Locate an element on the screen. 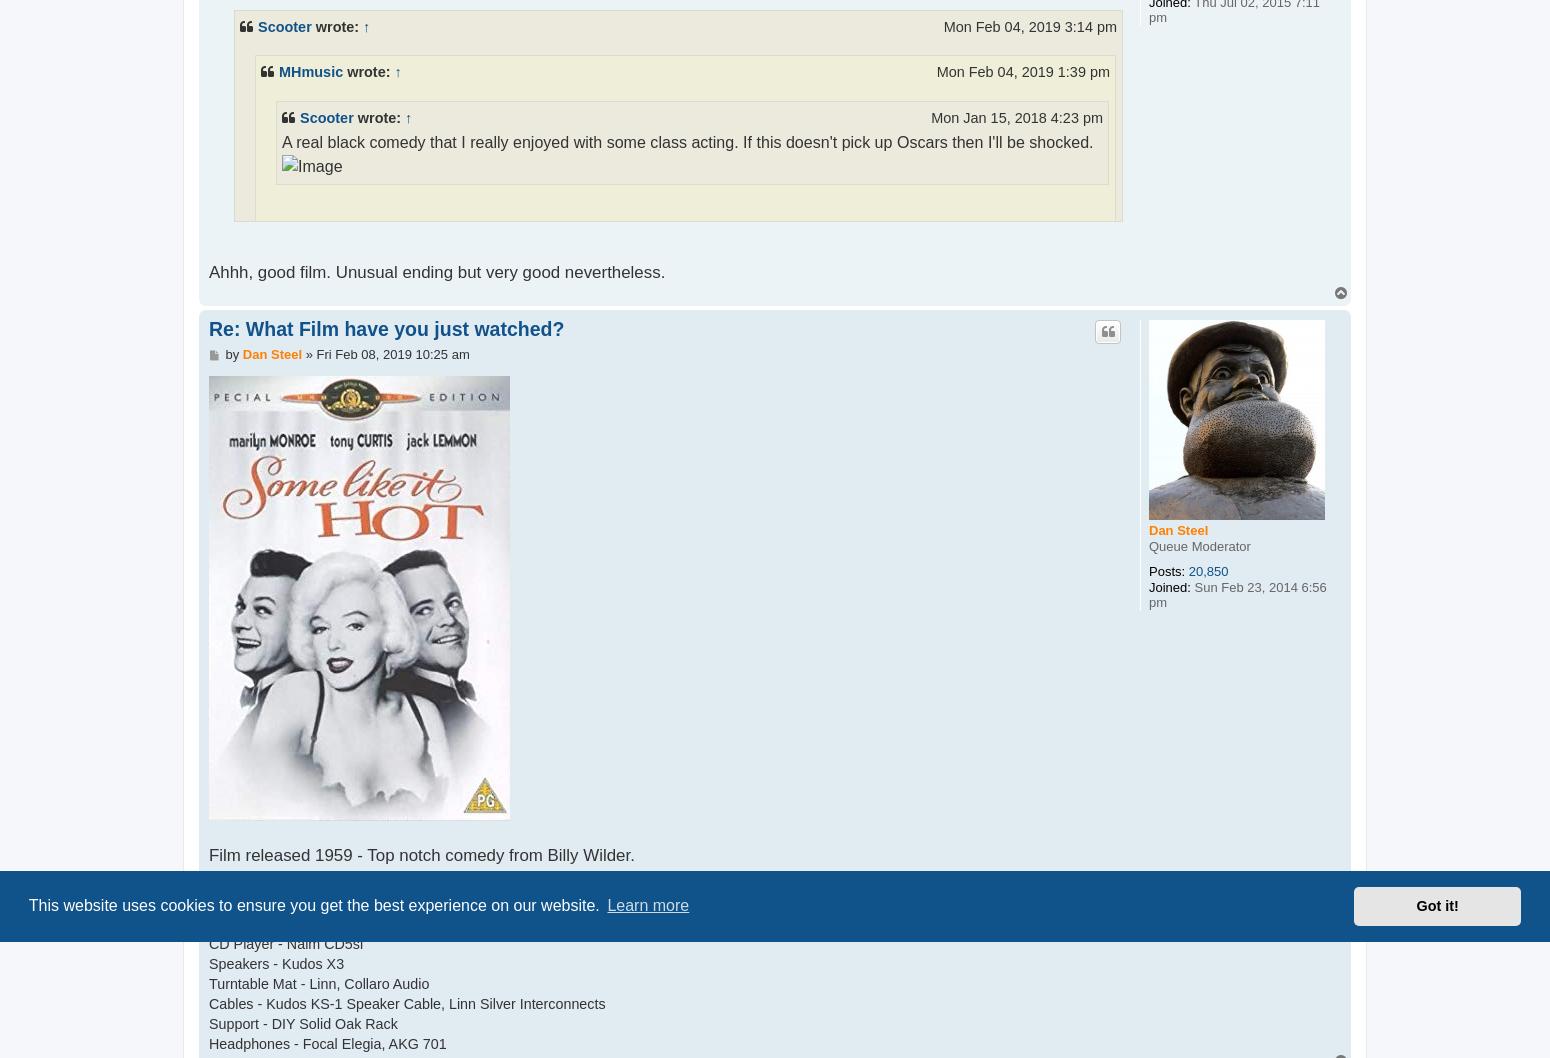 Image resolution: width=1550 pixels, height=1058 pixels. 'This website uses cookies to ensure you get the best experience on our website.' is located at coordinates (315, 905).